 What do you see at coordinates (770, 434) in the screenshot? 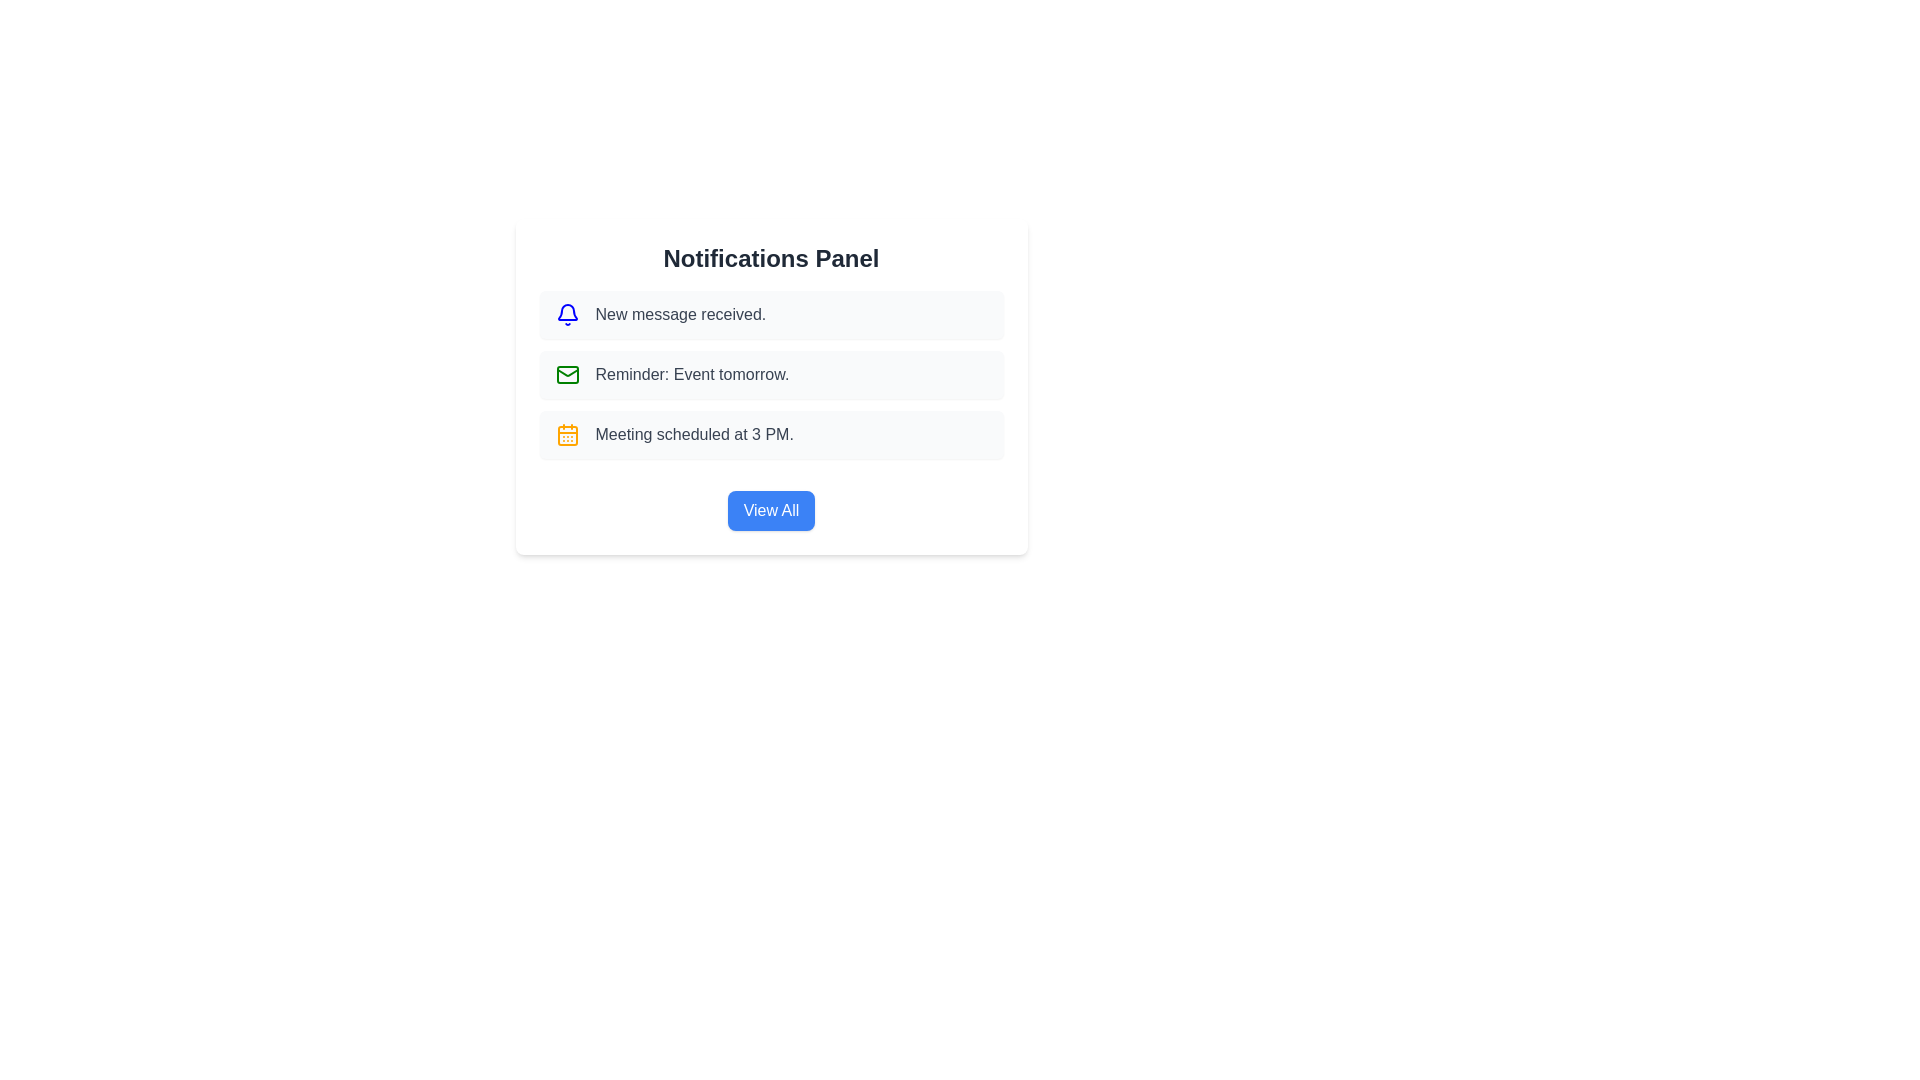
I see `the third notification item in the Notifications Panel that informs about a meeting scheduled at 3 PM` at bounding box center [770, 434].